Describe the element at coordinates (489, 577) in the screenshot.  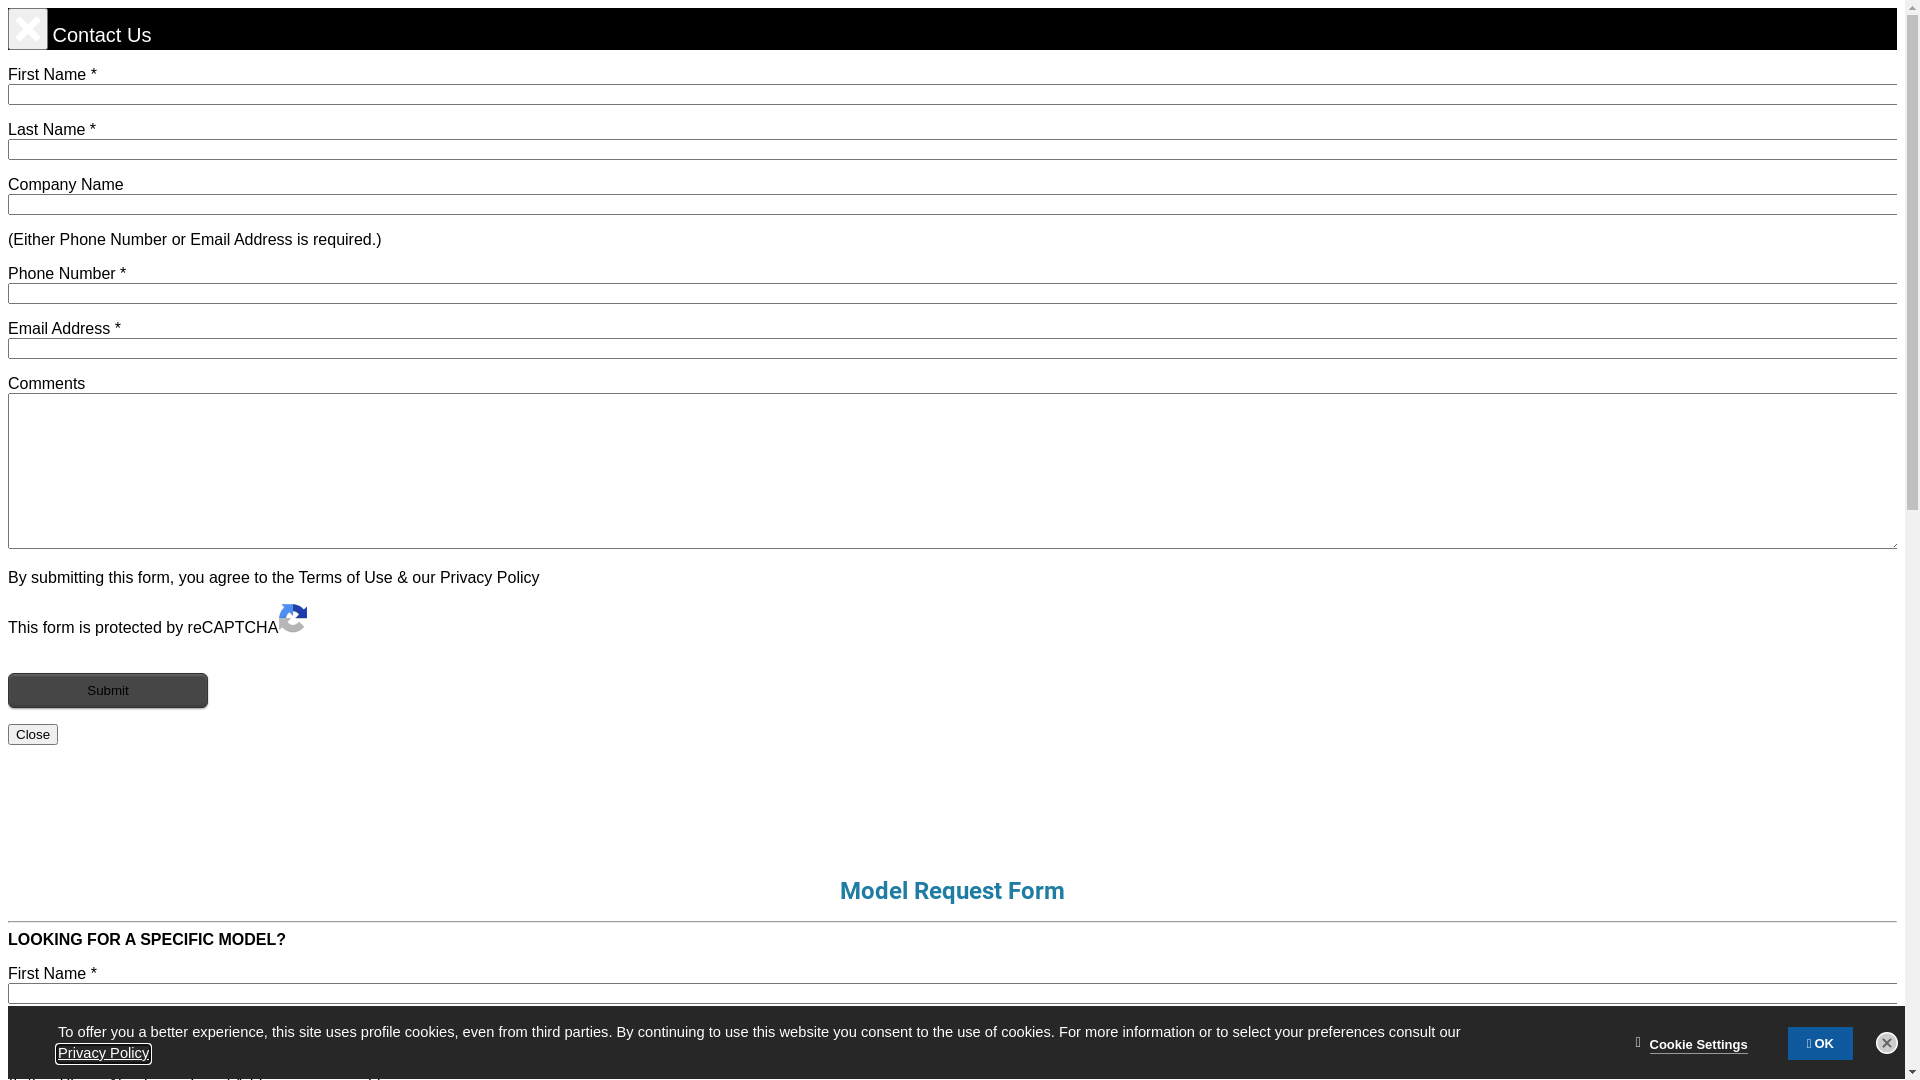
I see `'Privacy Policy'` at that location.